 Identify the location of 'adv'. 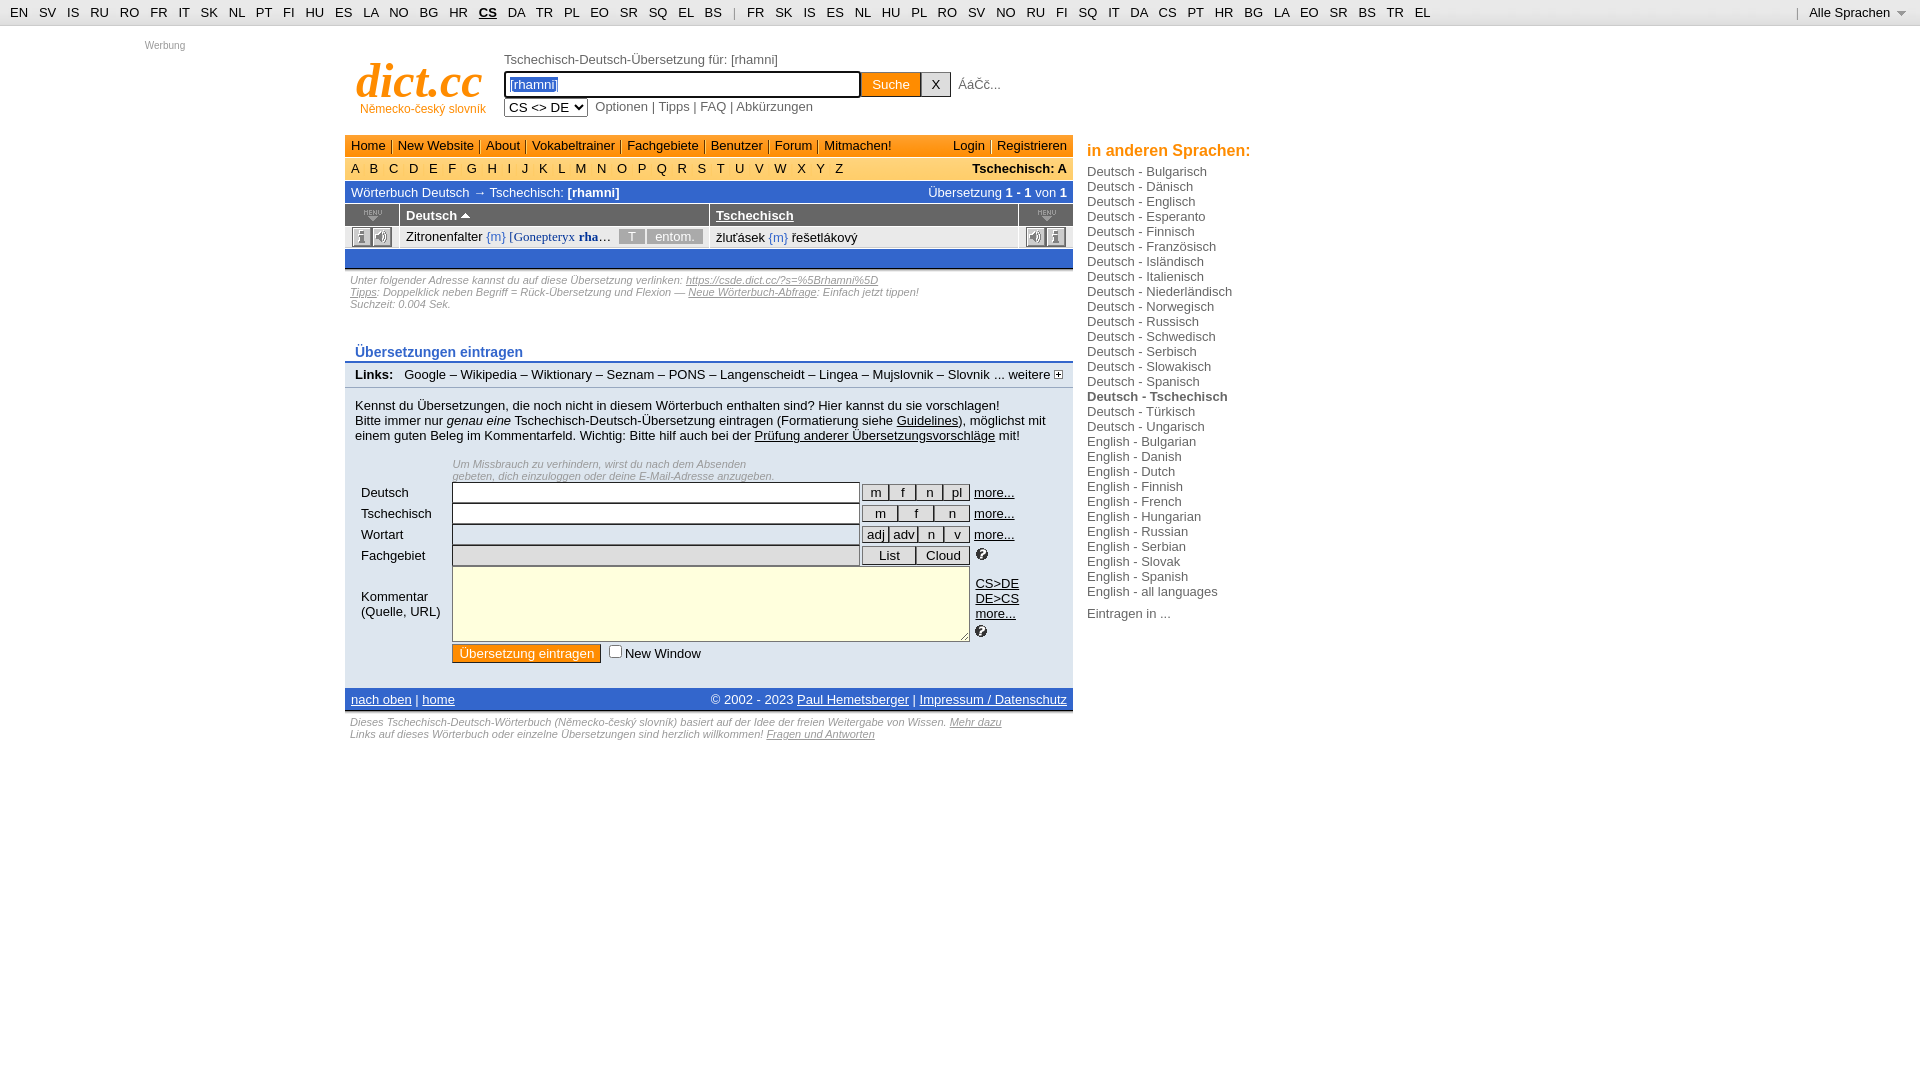
(902, 533).